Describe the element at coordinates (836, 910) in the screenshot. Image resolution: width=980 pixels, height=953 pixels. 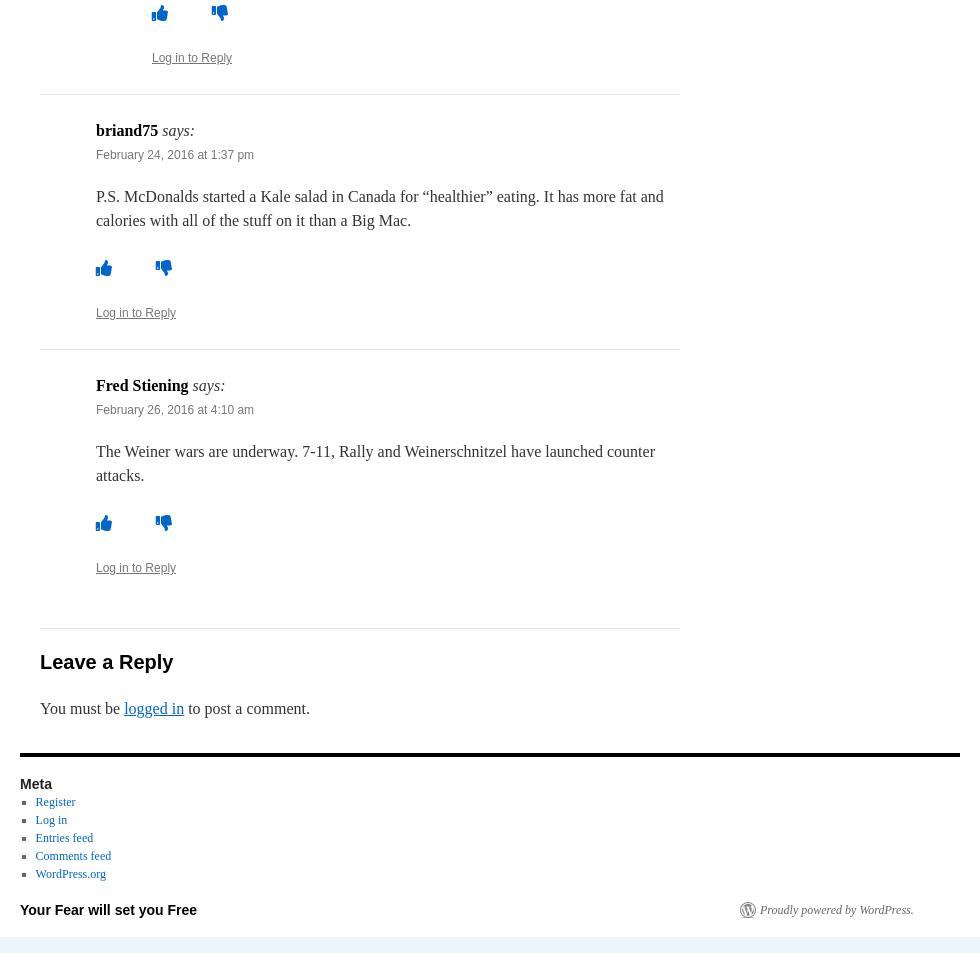
I see `'Proudly powered by WordPress.'` at that location.